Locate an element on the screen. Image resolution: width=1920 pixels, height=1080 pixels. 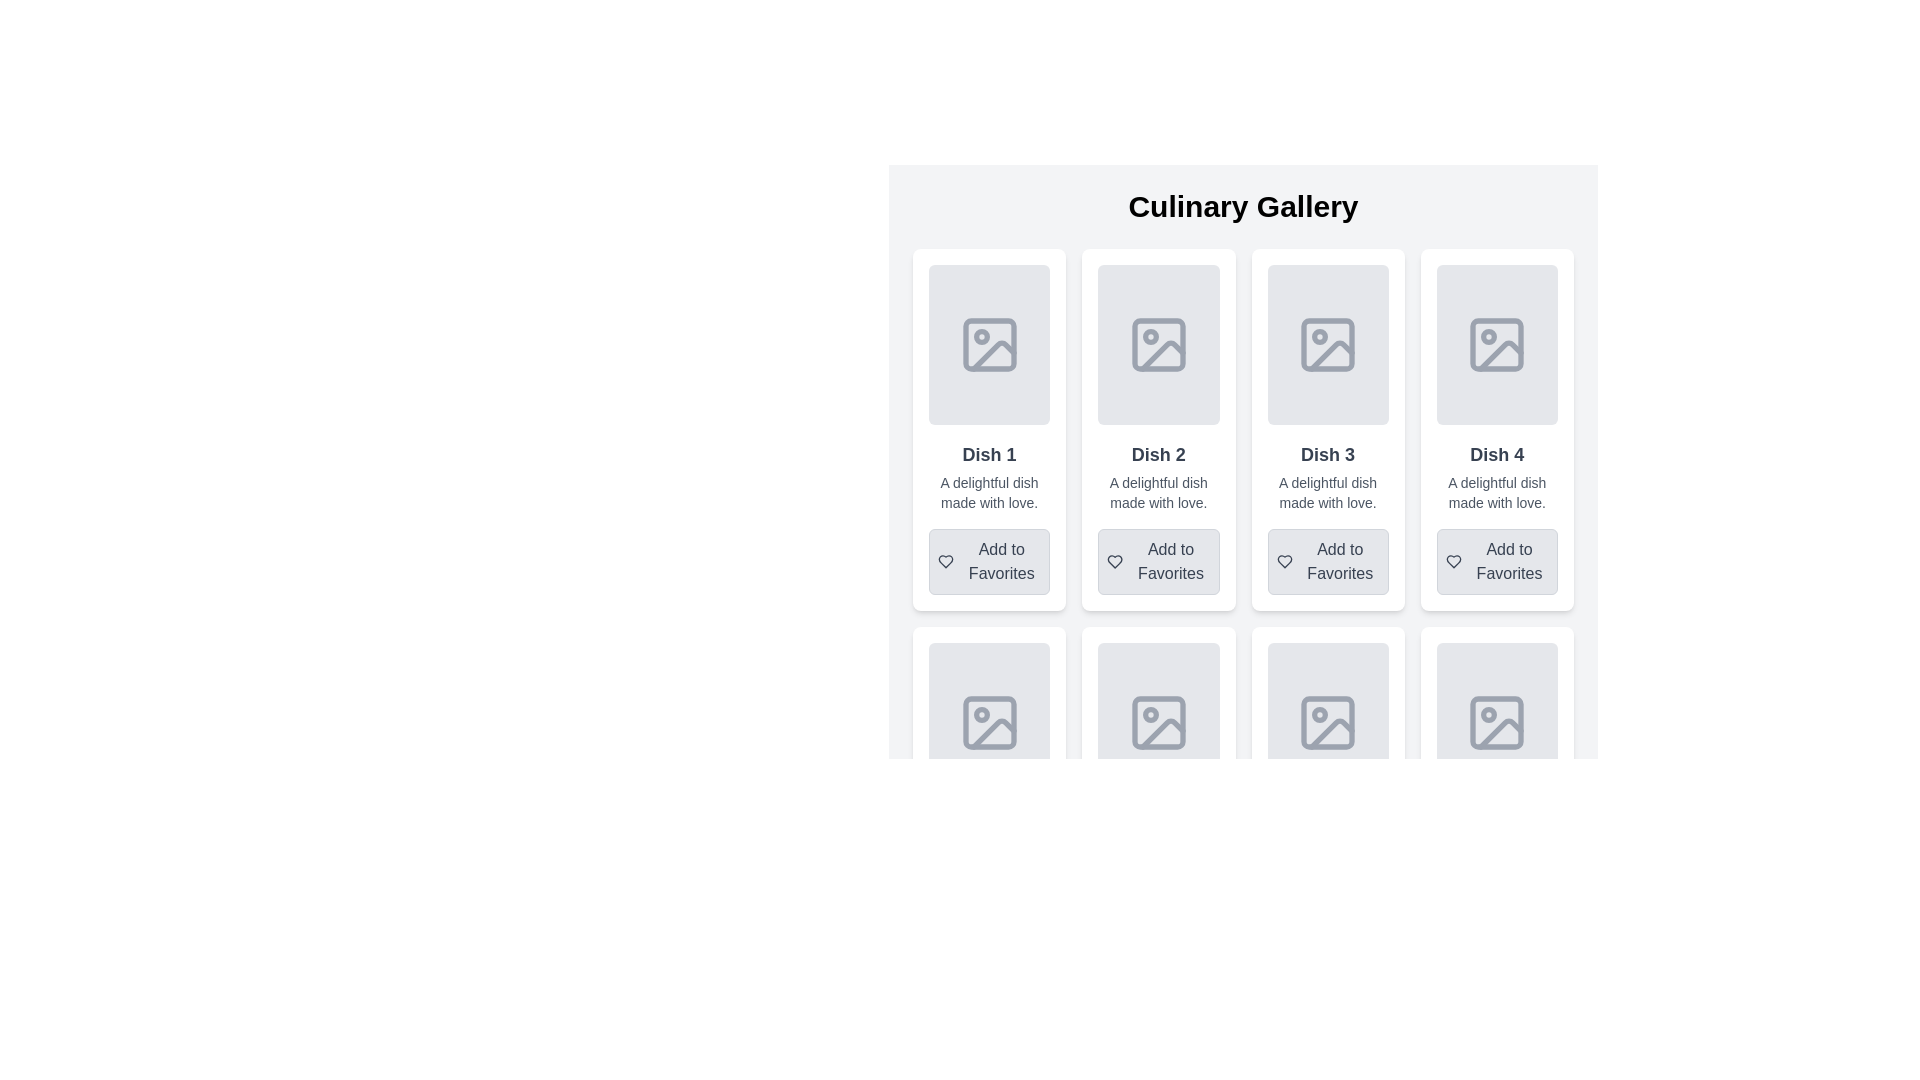
the static text displaying the title 'Dish 4', which is styled with a bold font and grayish color, located in the fourth column of a gallery display, below an image placeholder is located at coordinates (1497, 455).